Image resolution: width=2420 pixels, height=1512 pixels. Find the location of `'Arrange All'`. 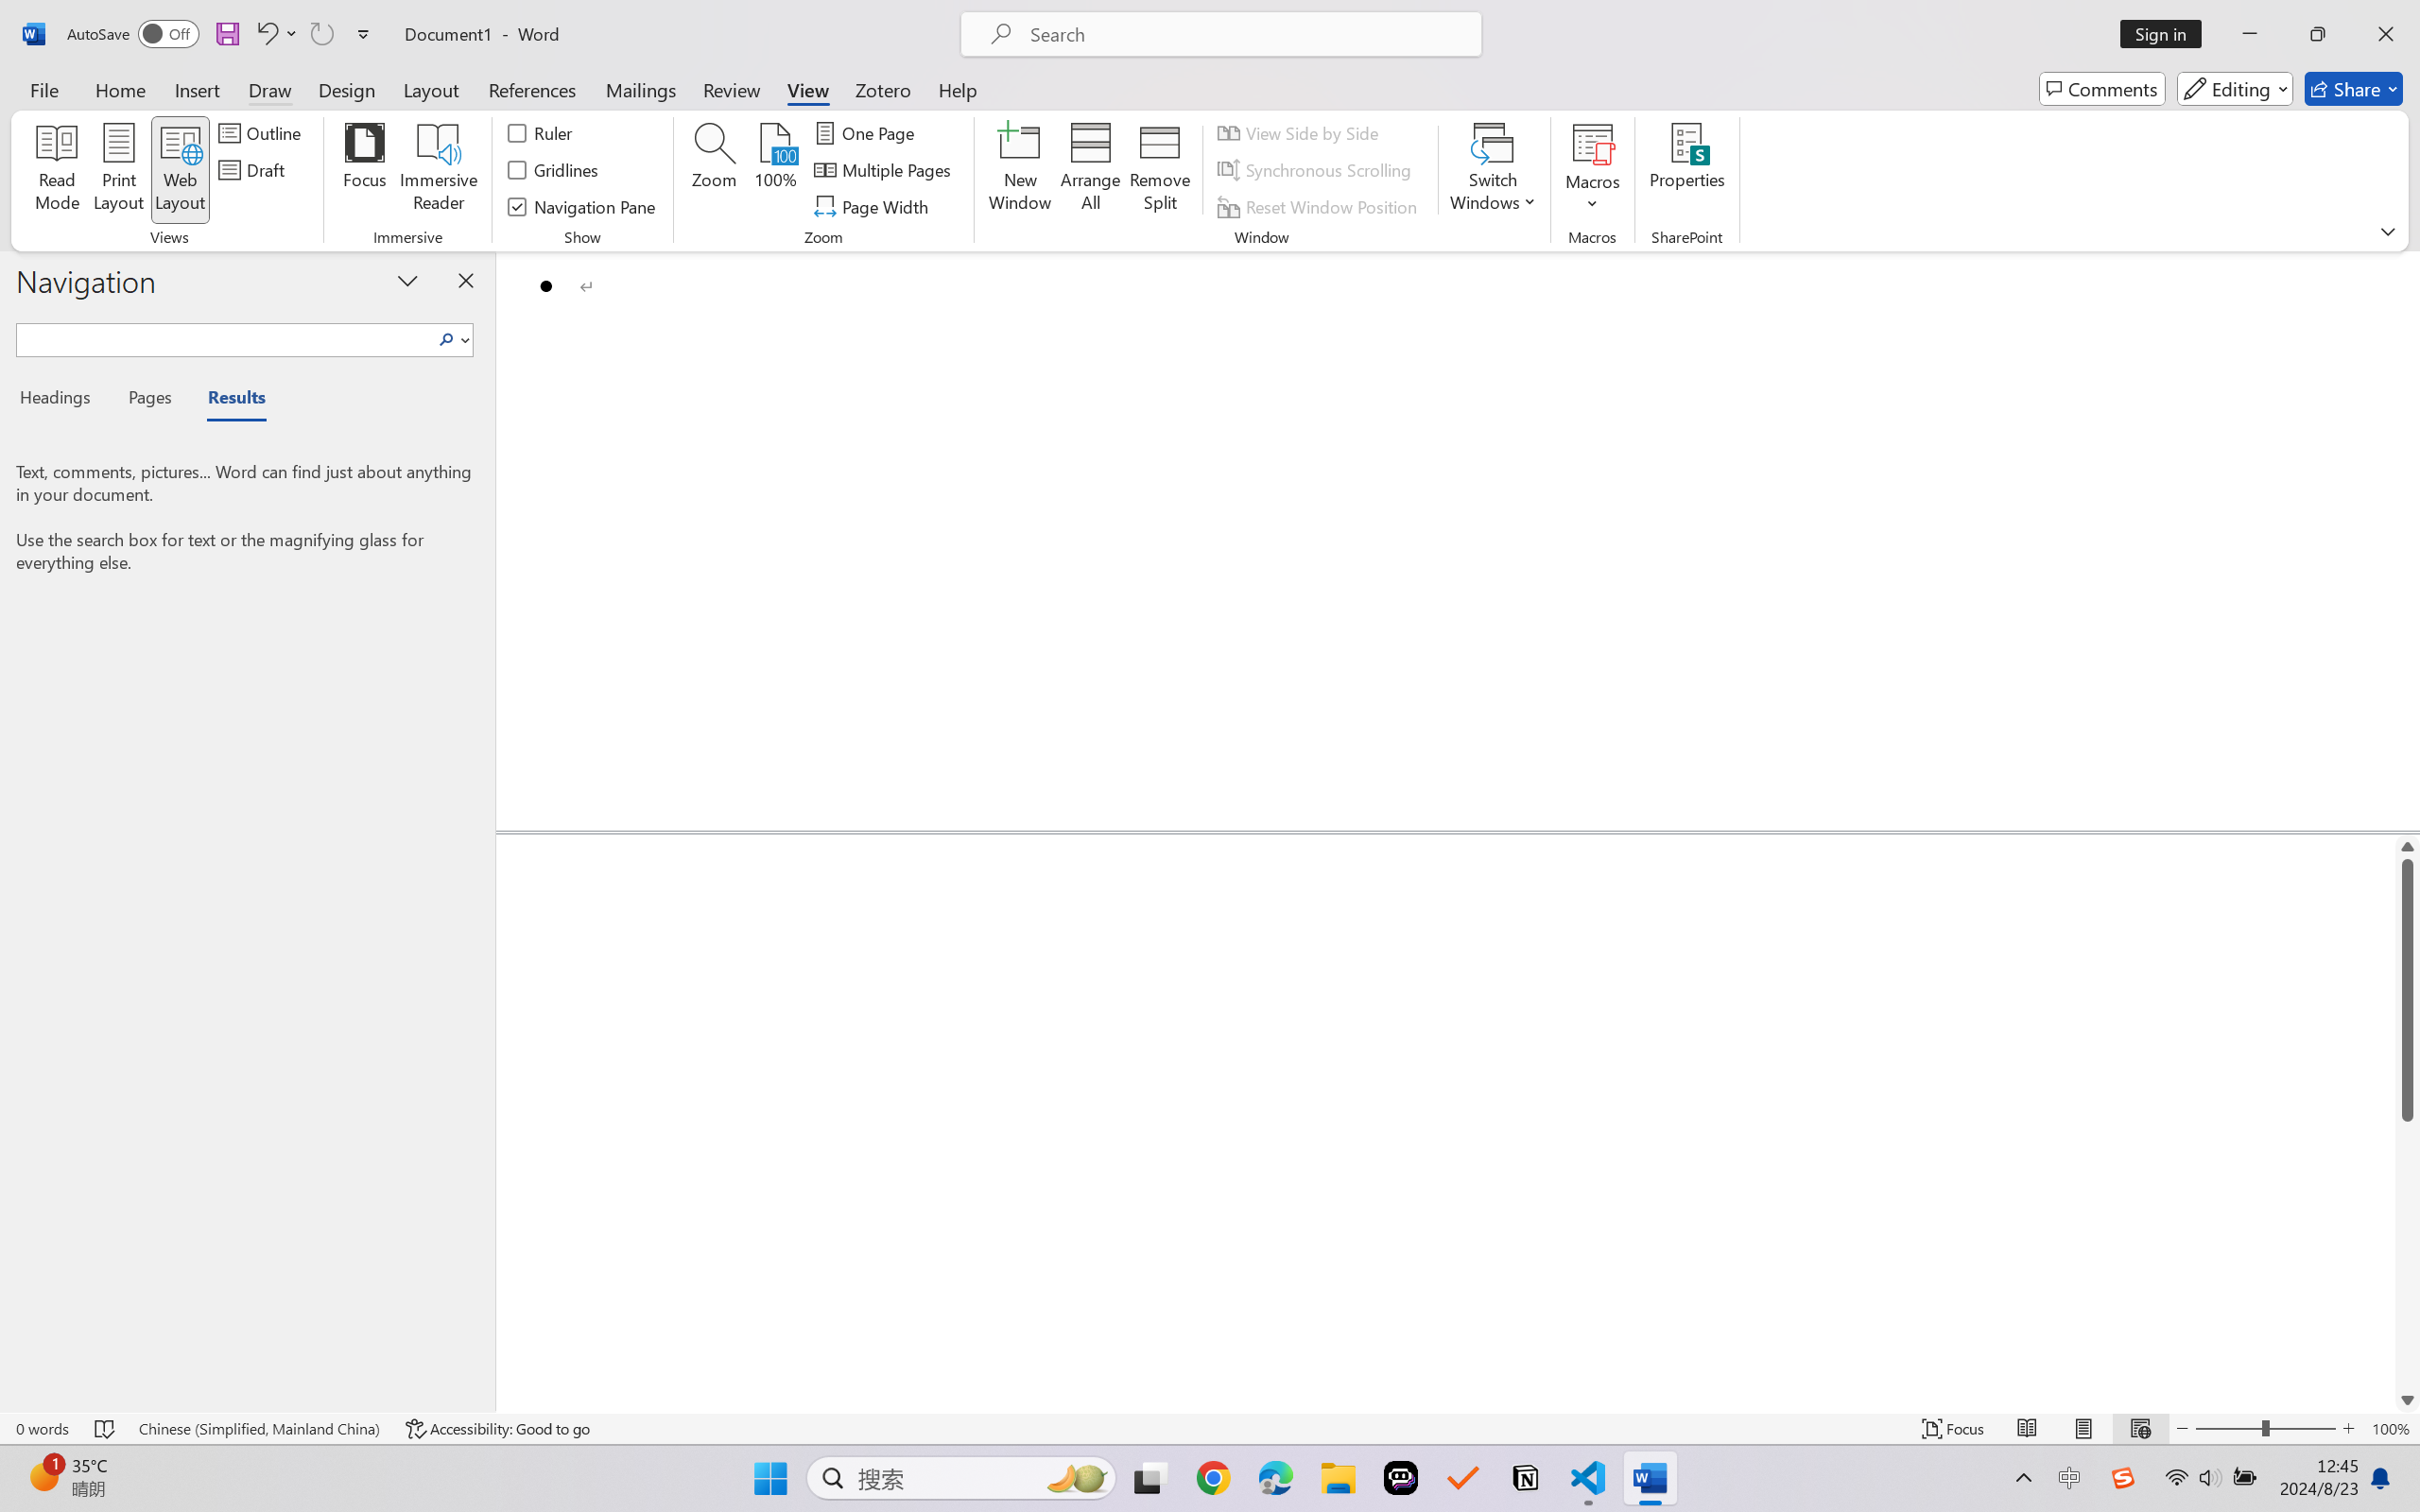

'Arrange All' is located at coordinates (1089, 170).